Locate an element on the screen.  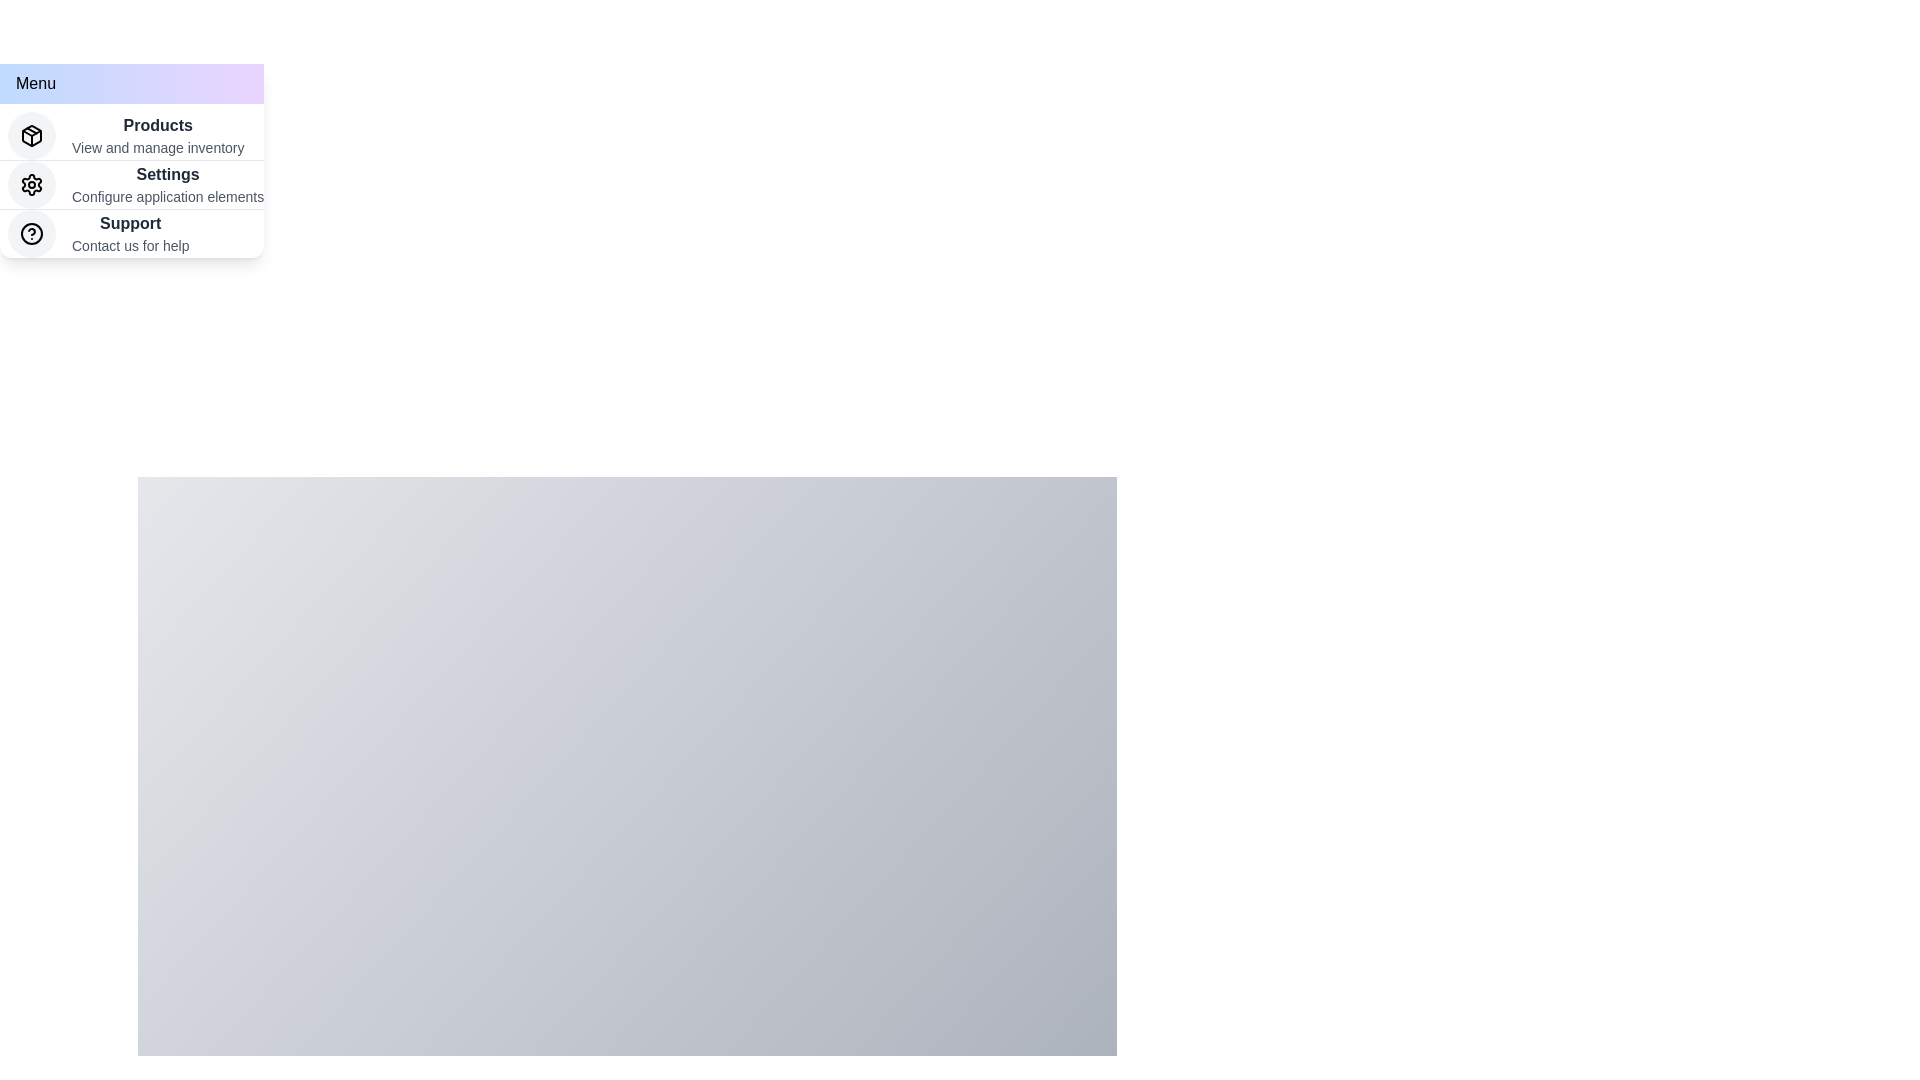
the 'Support' menu item is located at coordinates (129, 223).